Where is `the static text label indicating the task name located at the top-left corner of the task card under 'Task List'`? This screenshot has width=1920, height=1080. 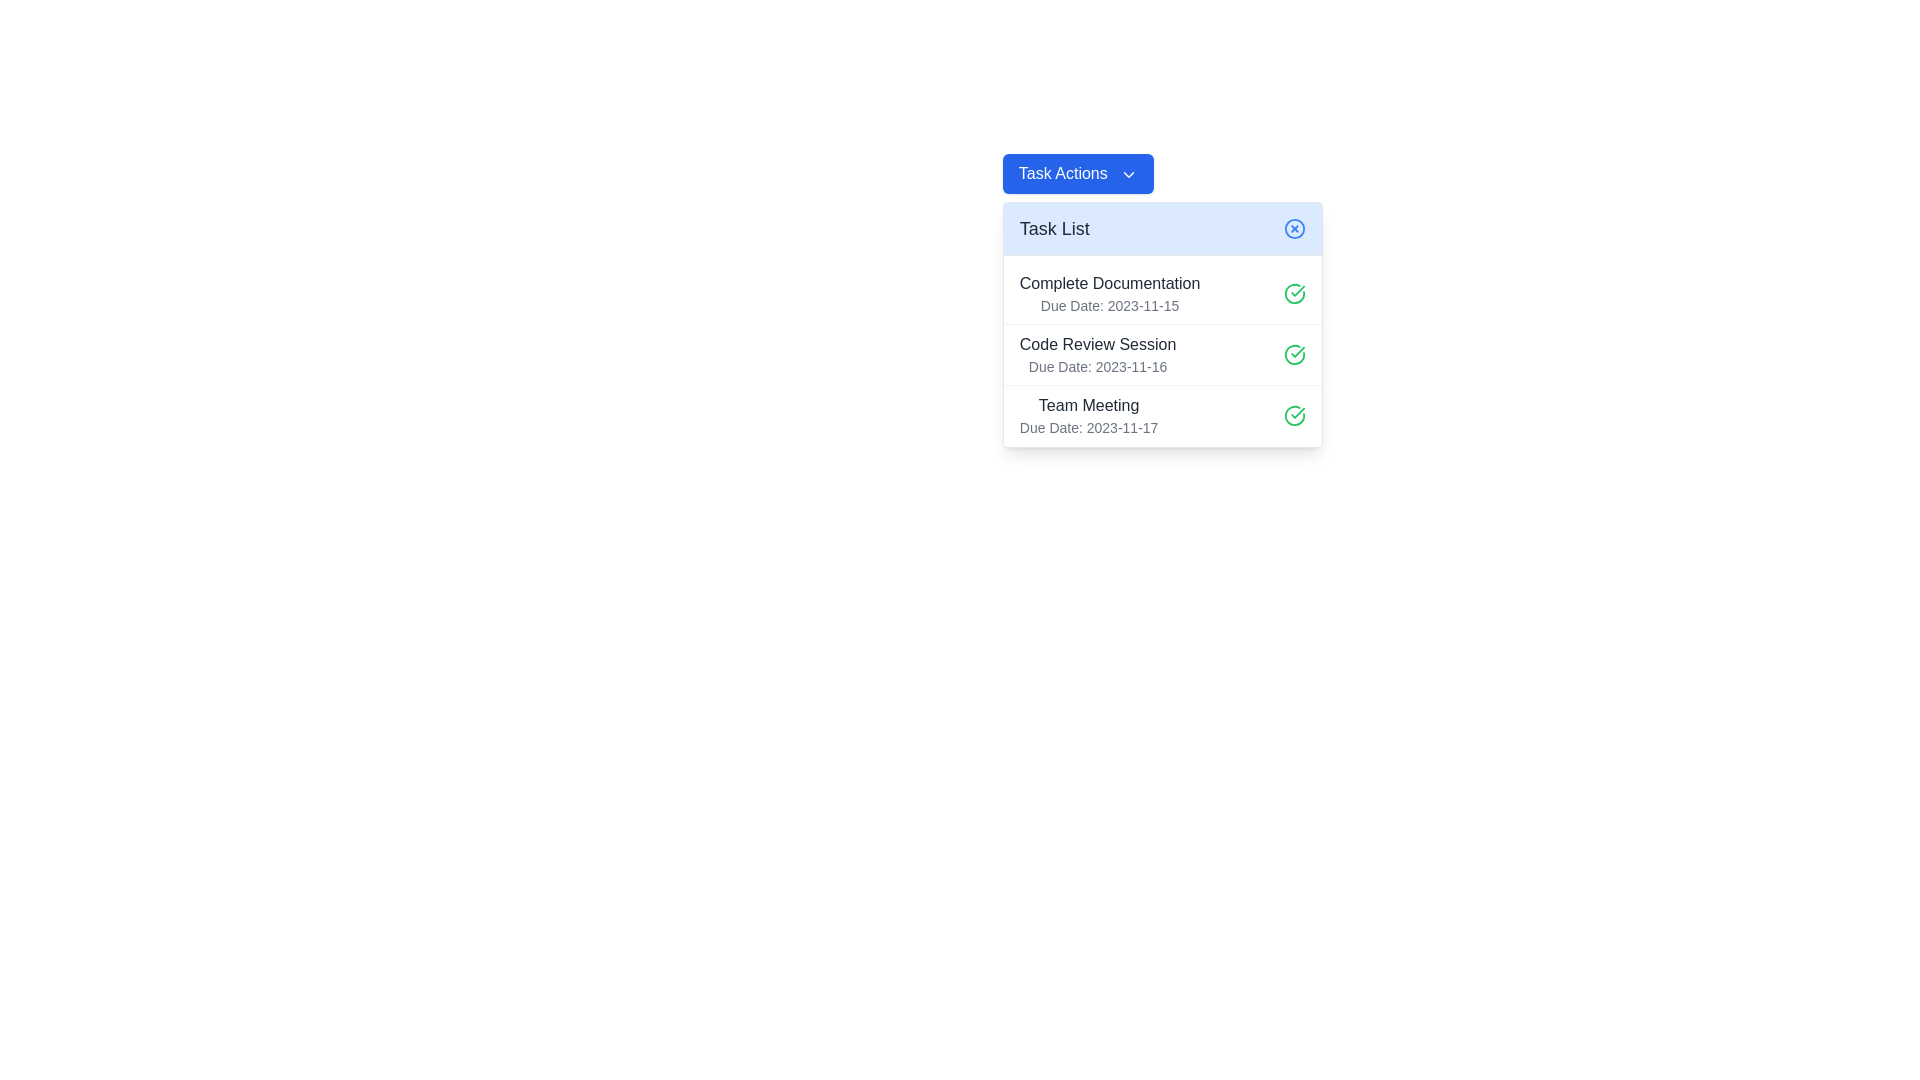 the static text label indicating the task name located at the top-left corner of the task card under 'Task List' is located at coordinates (1109, 284).